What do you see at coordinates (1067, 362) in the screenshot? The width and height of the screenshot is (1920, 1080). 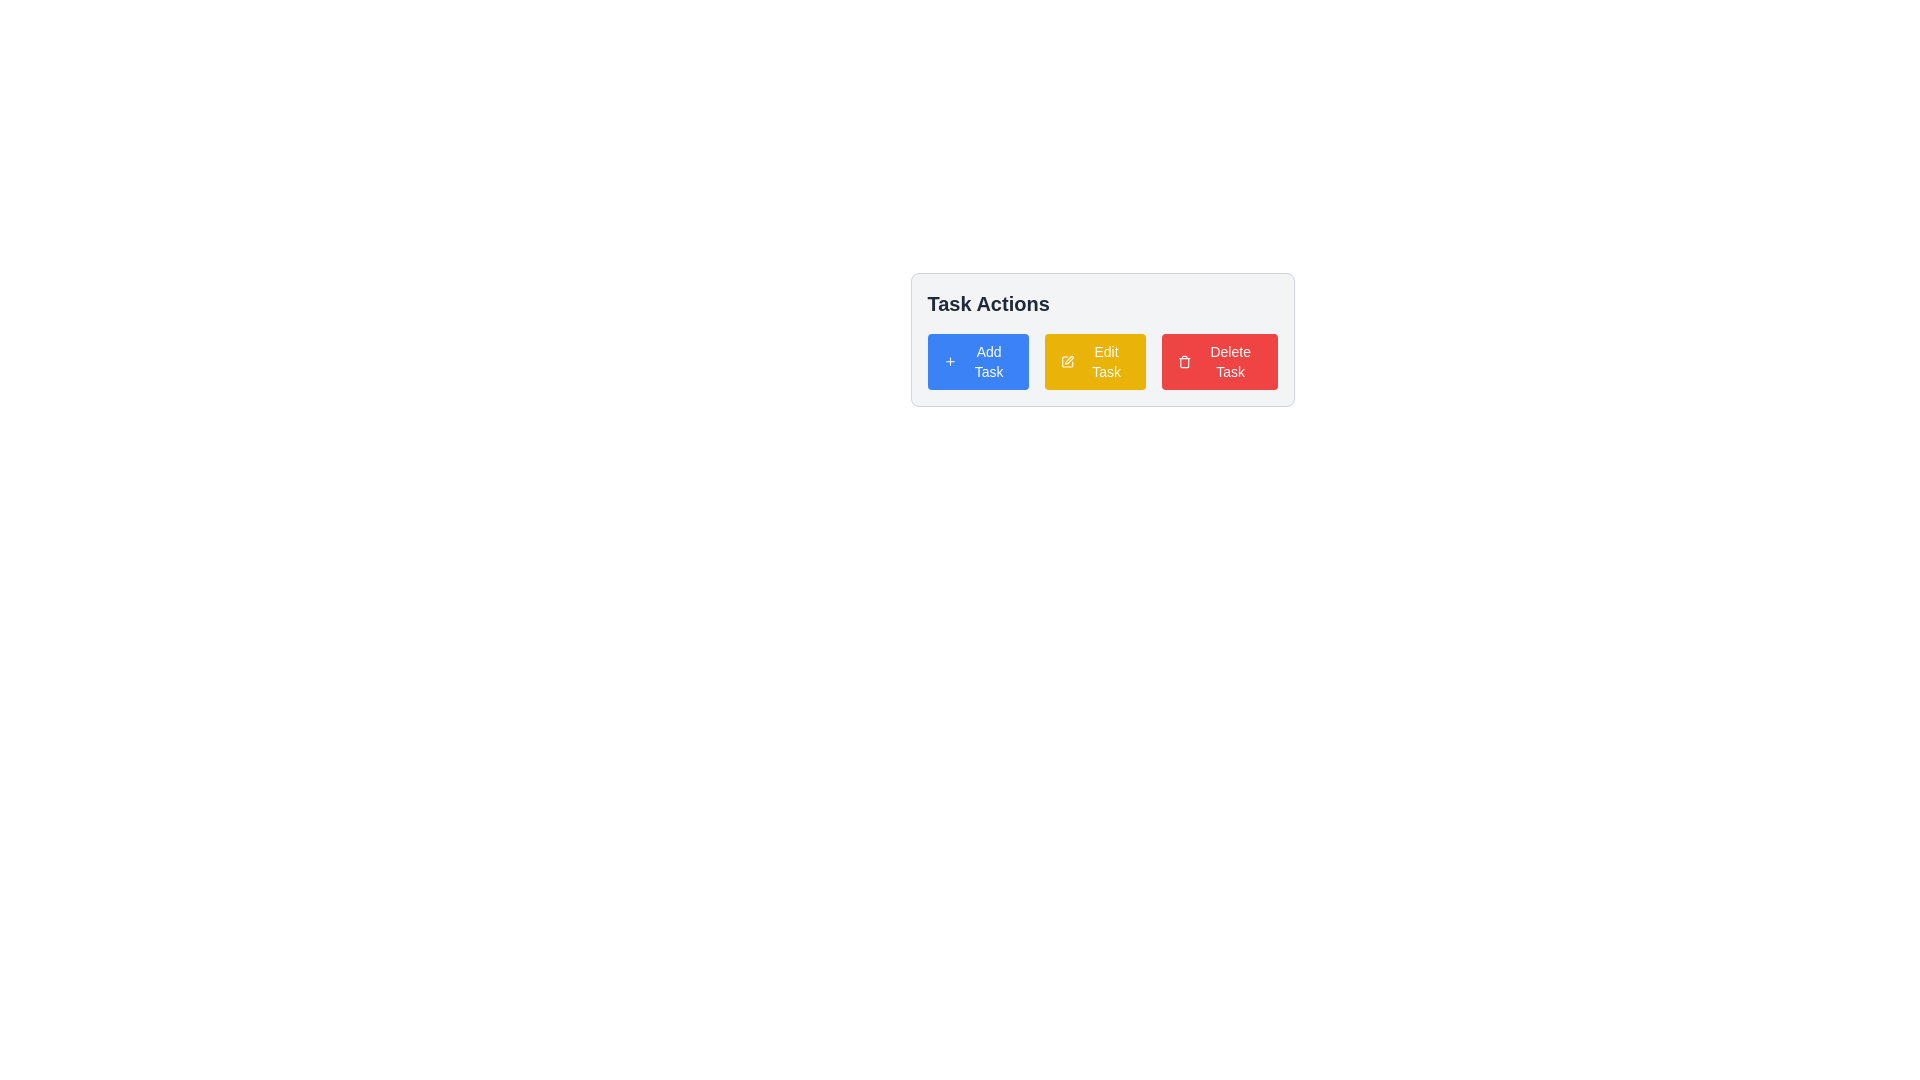 I see `the 'Edit Task' button which contains the icon that represents editing a task, located in the top-right 'Task Actions' section` at bounding box center [1067, 362].